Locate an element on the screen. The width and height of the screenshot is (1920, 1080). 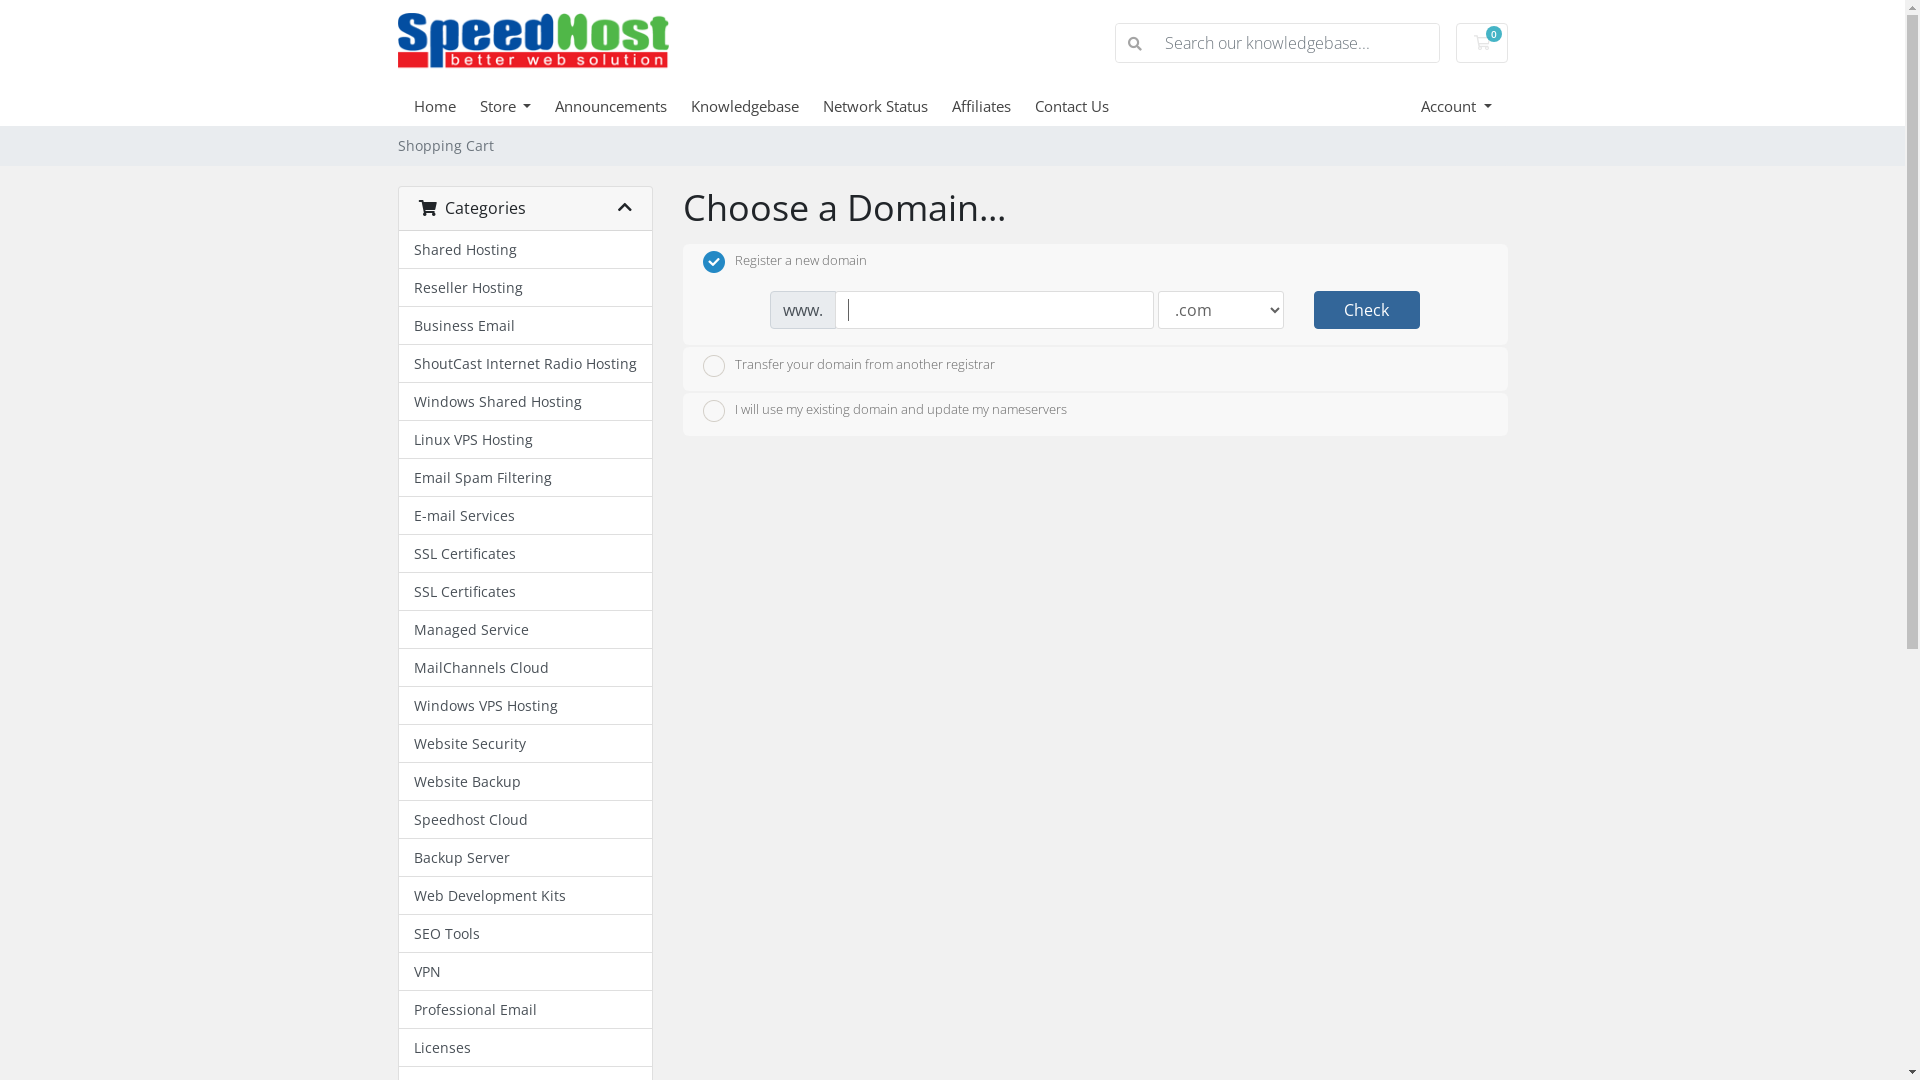
'SEO Tools' is located at coordinates (398, 933).